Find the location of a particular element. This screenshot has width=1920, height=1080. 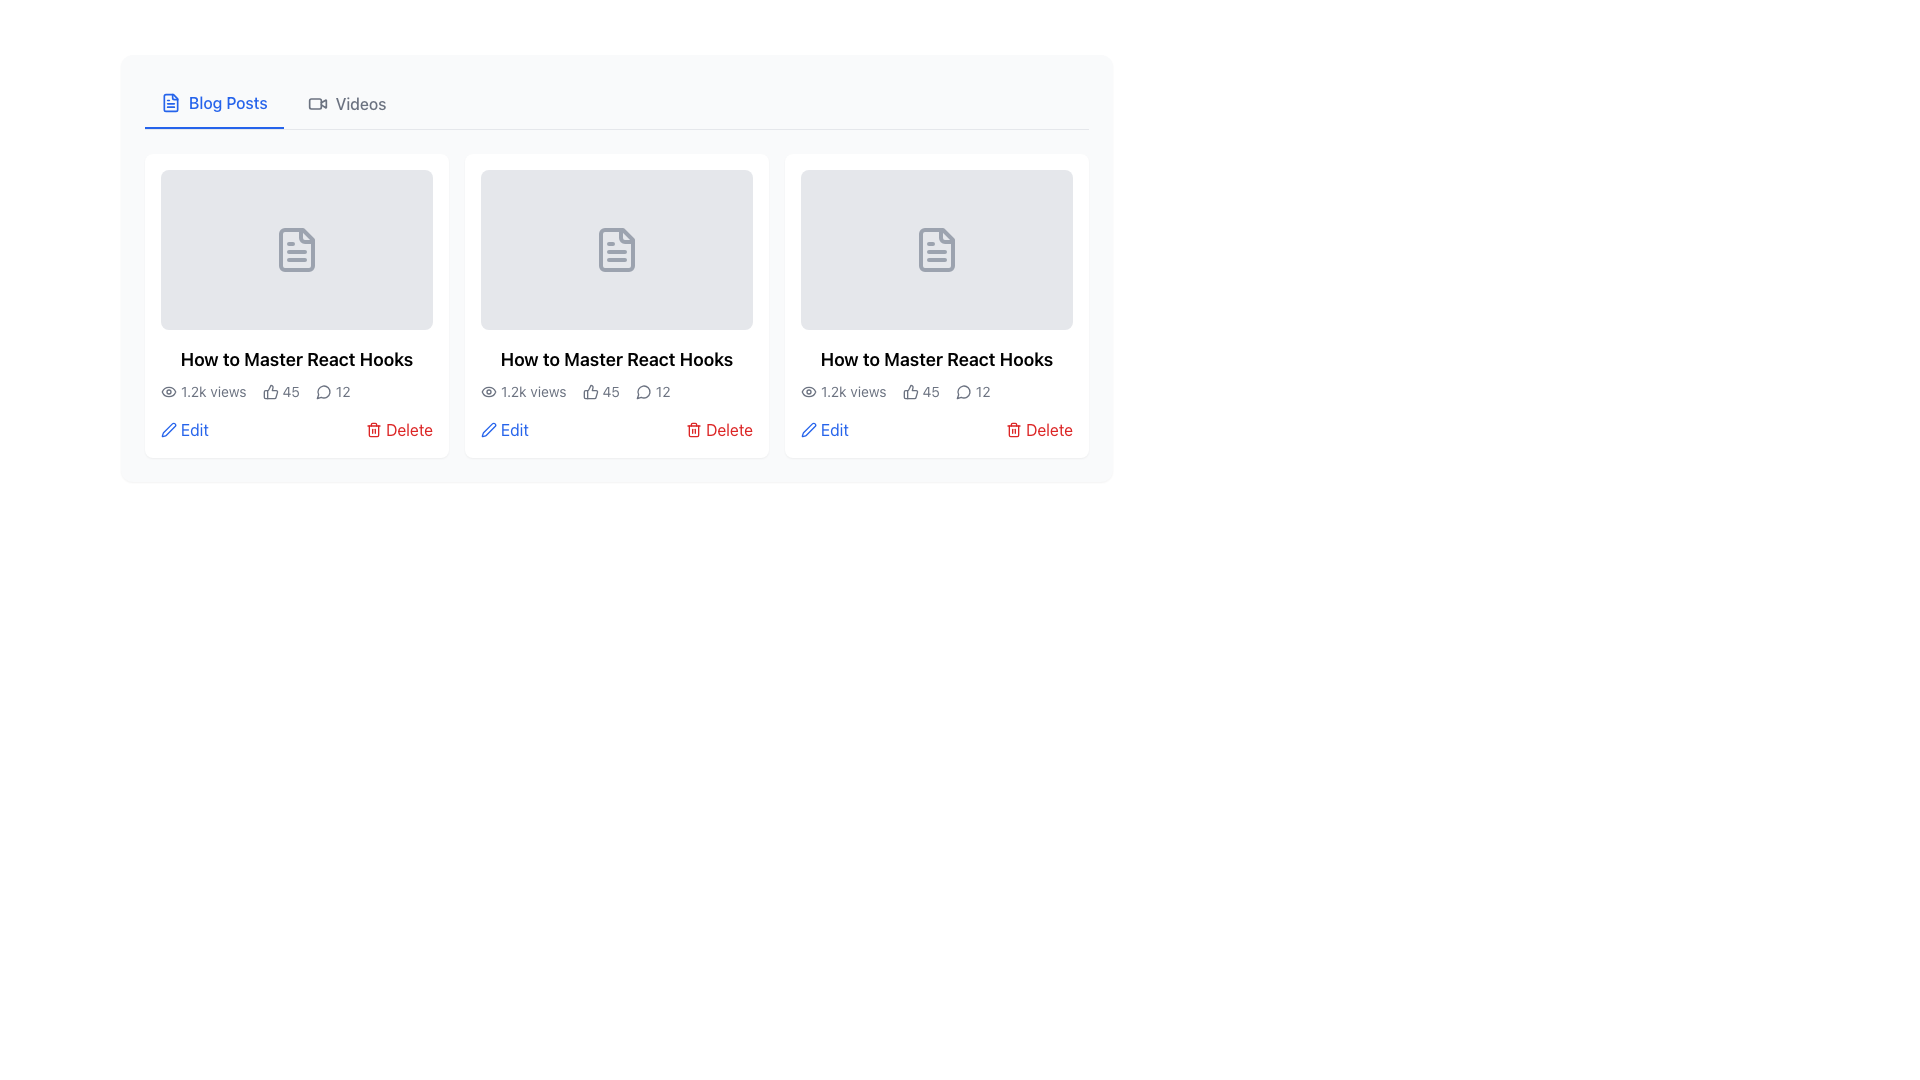

the document icon represented by a stylized rectangle with a folded top-right corner, located as the first tab indicator adjacent to the 'Blog Posts' label is located at coordinates (171, 103).